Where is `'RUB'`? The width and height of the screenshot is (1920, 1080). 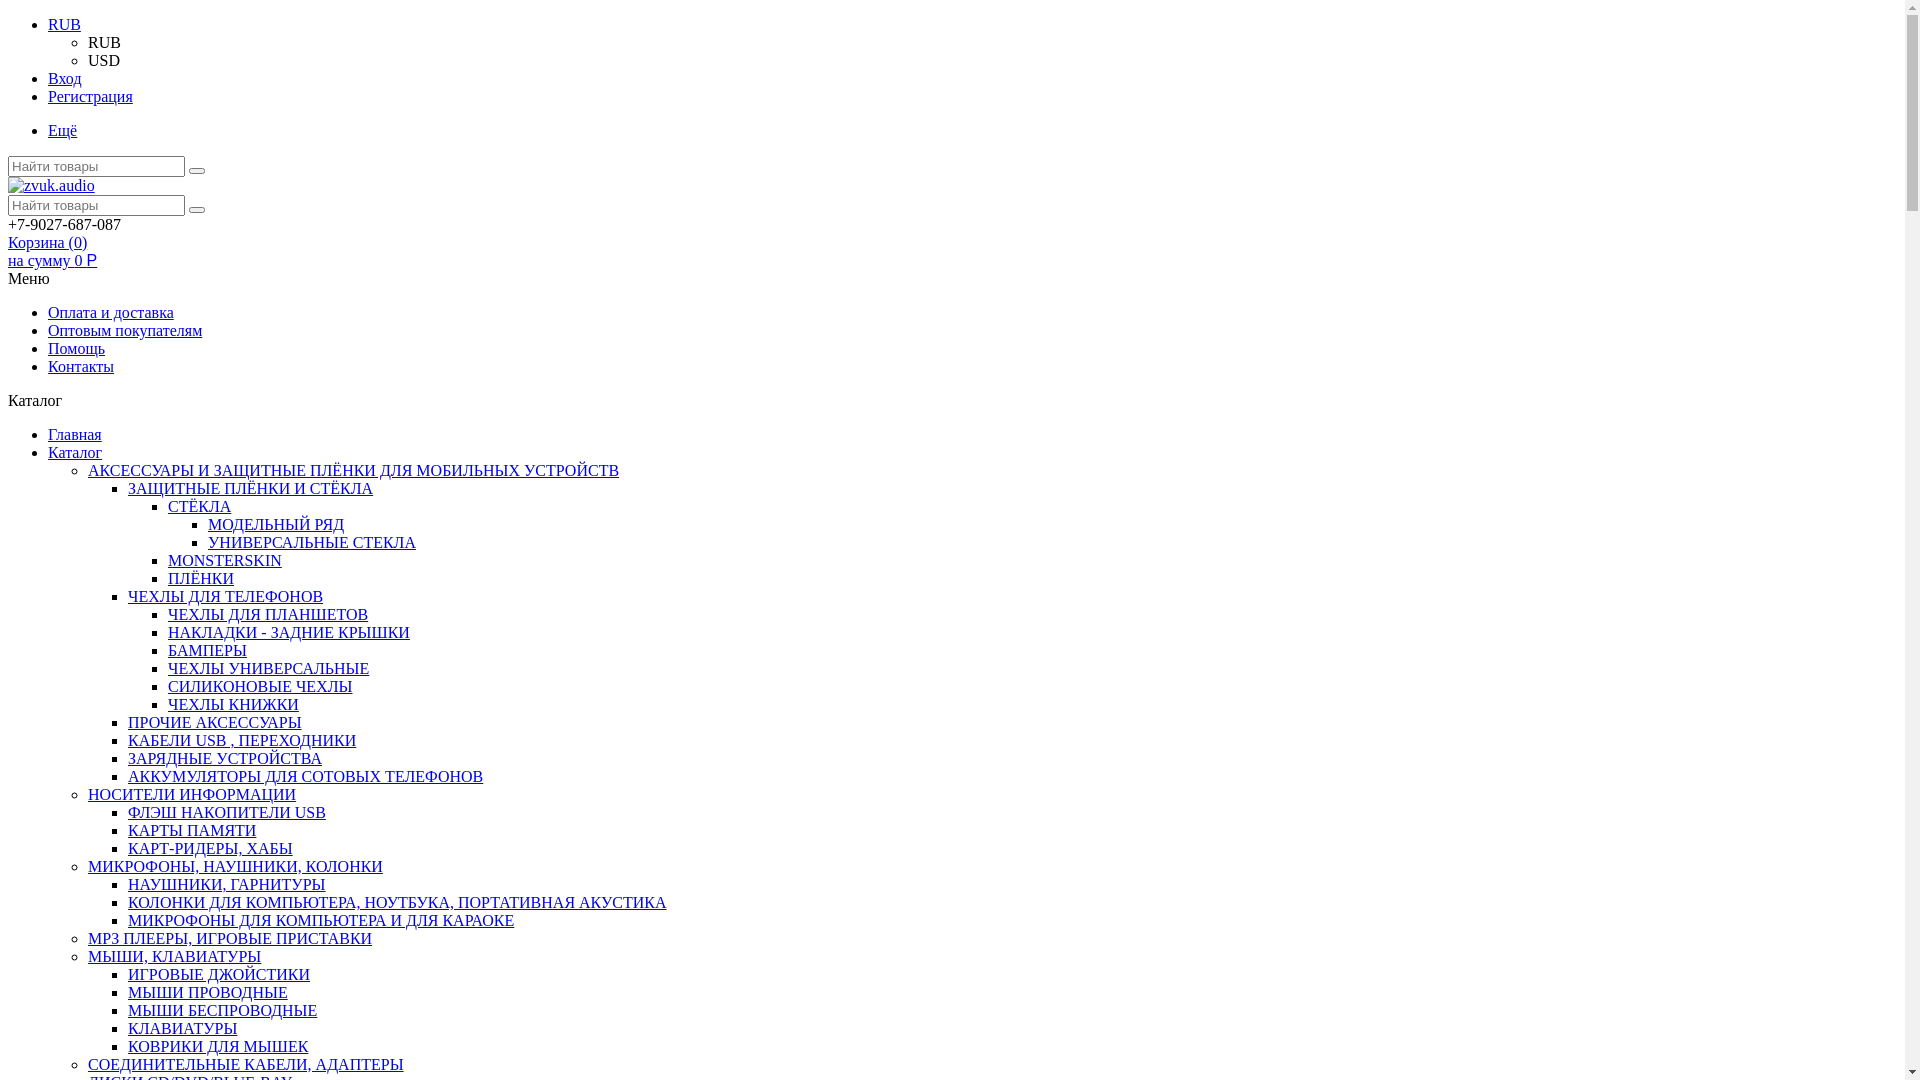 'RUB' is located at coordinates (64, 24).